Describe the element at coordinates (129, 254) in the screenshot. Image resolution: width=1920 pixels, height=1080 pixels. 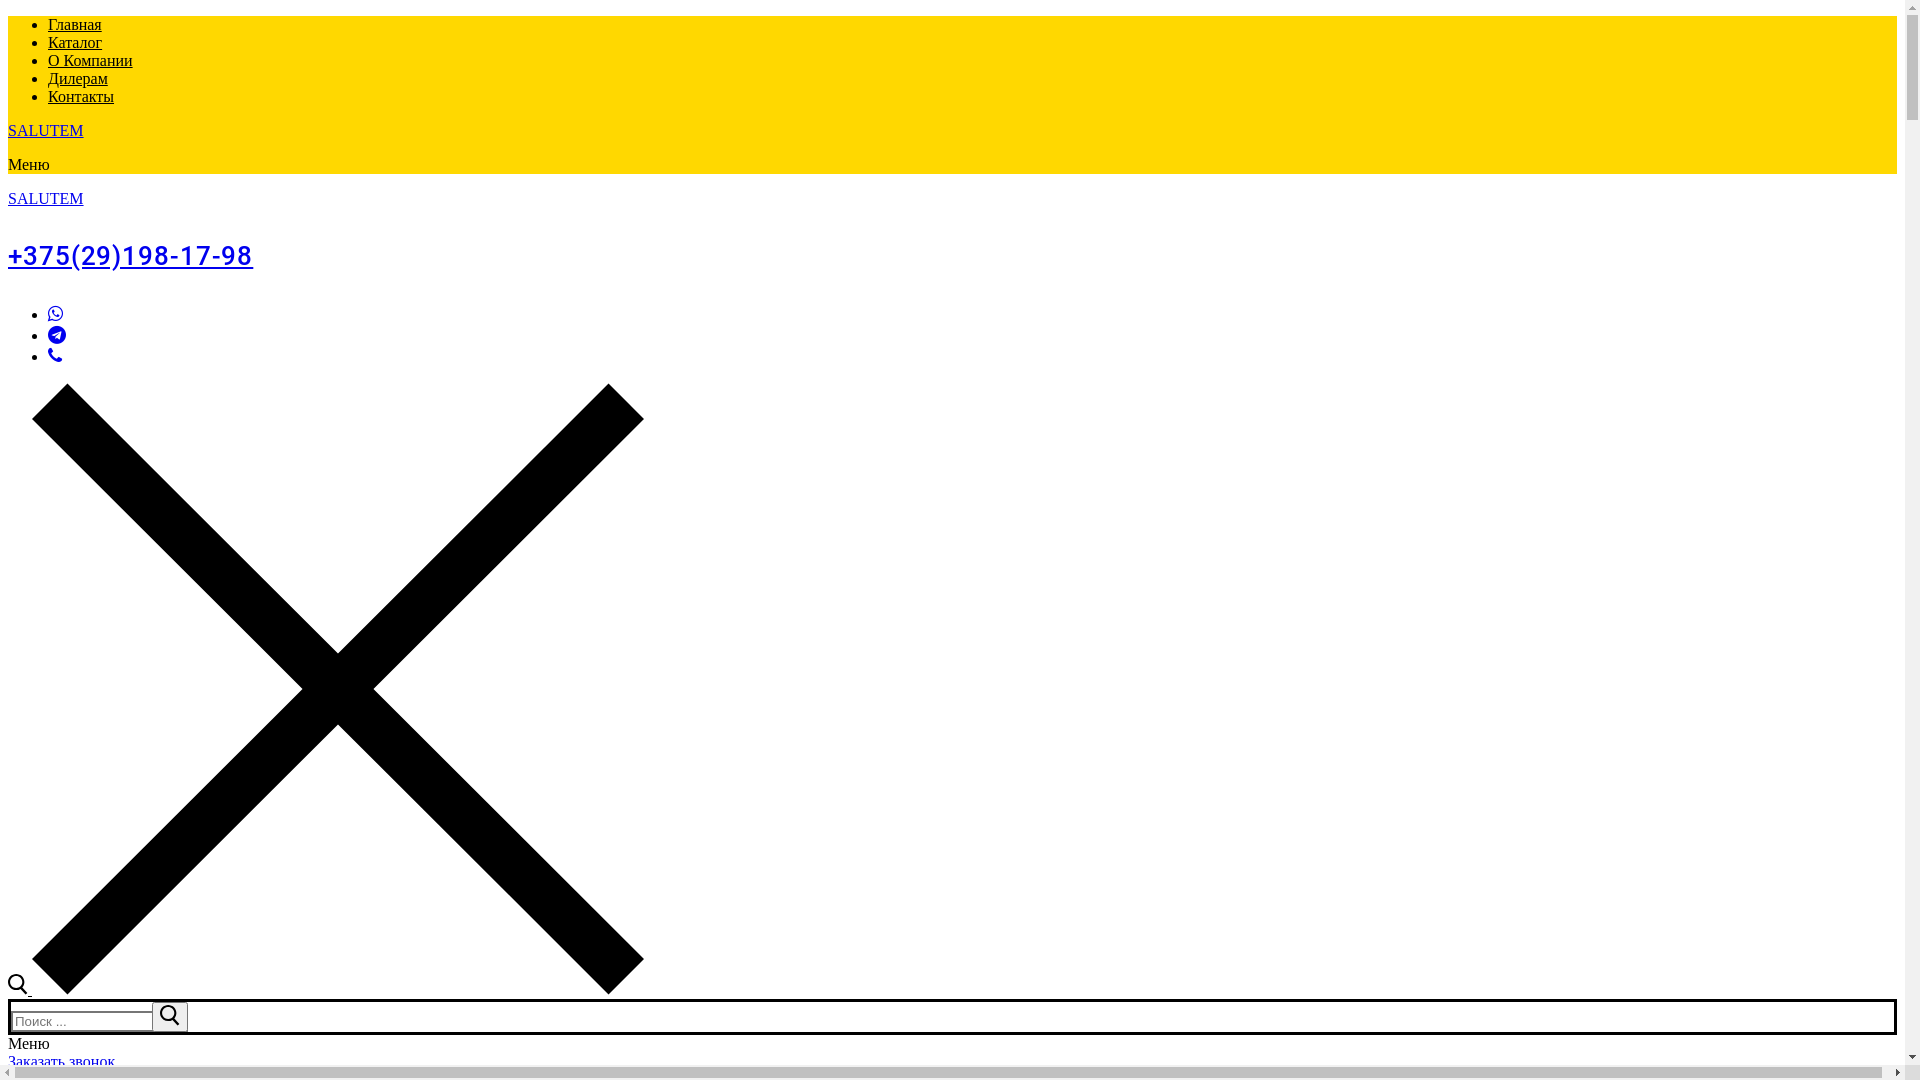
I see `'+375(29)198-17-98'` at that location.